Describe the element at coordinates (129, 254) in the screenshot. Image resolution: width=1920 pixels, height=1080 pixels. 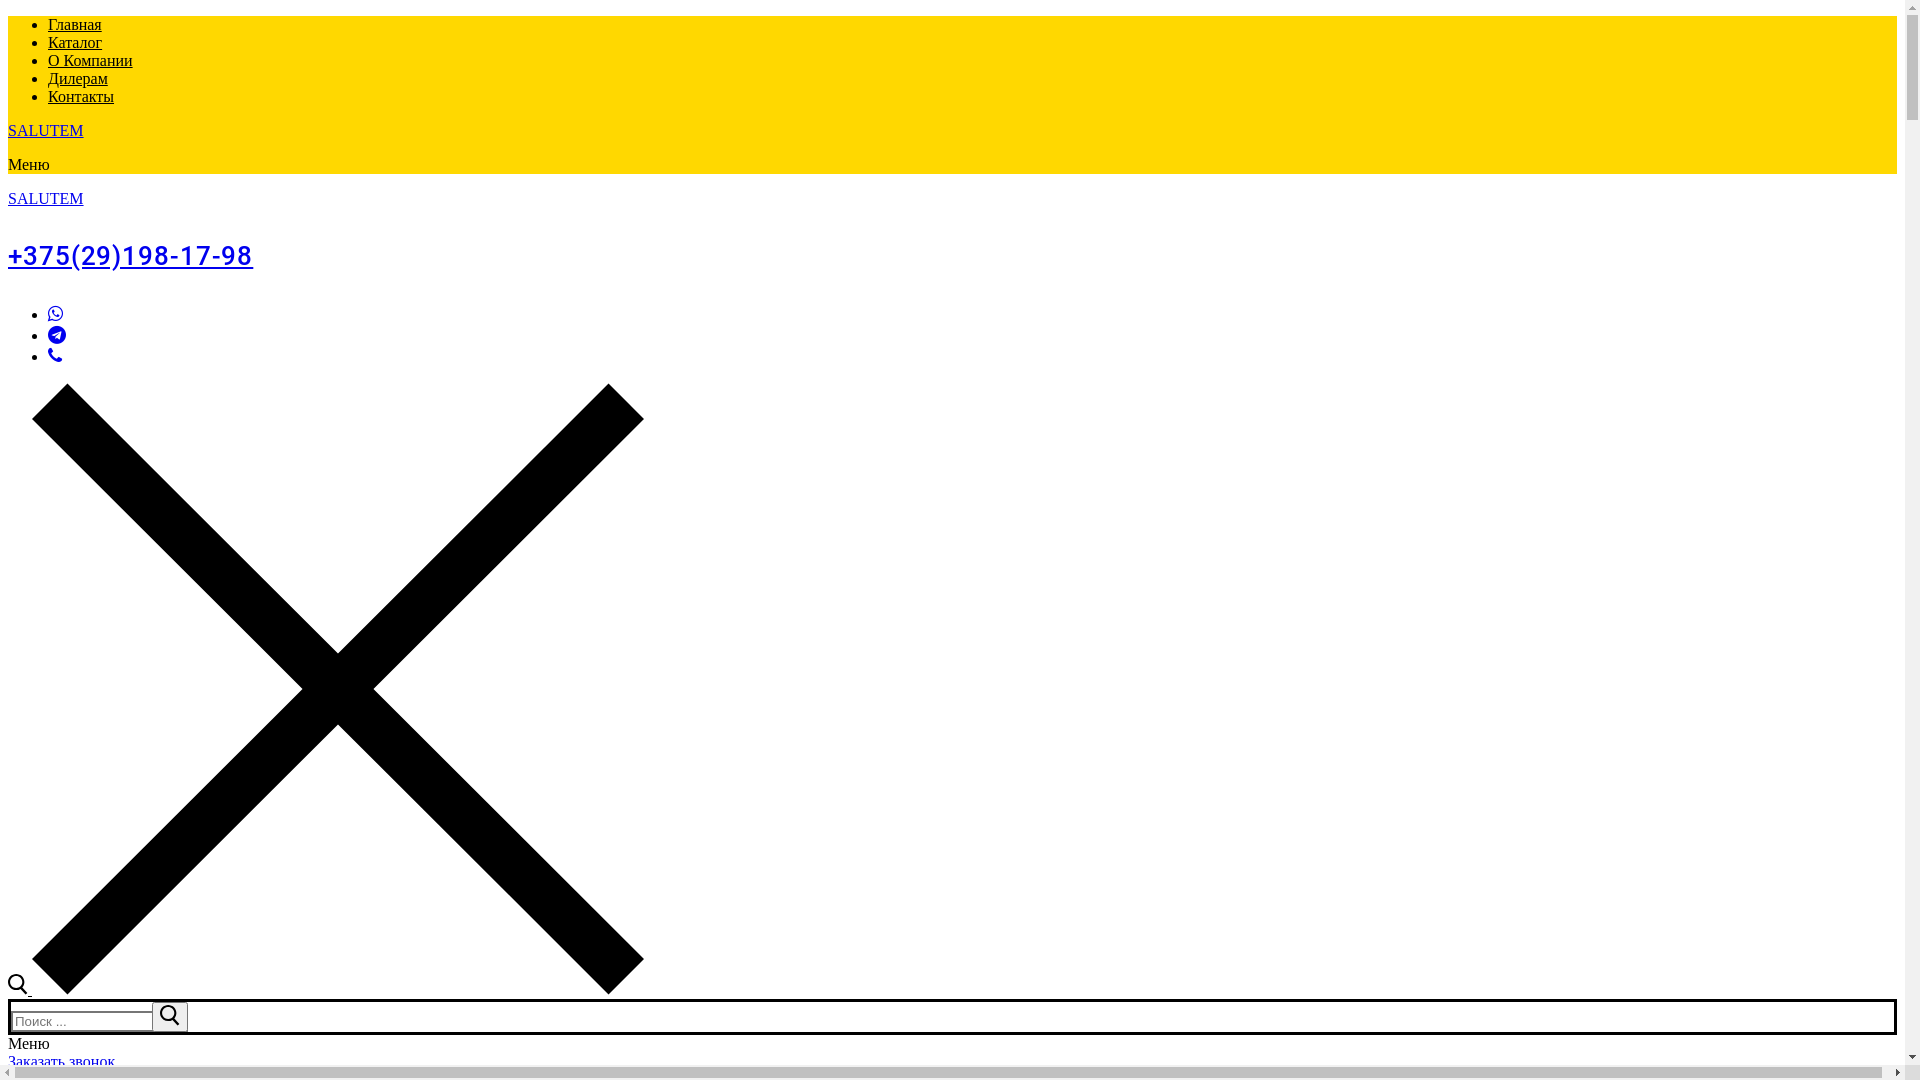
I see `'+375(29)198-17-98'` at that location.